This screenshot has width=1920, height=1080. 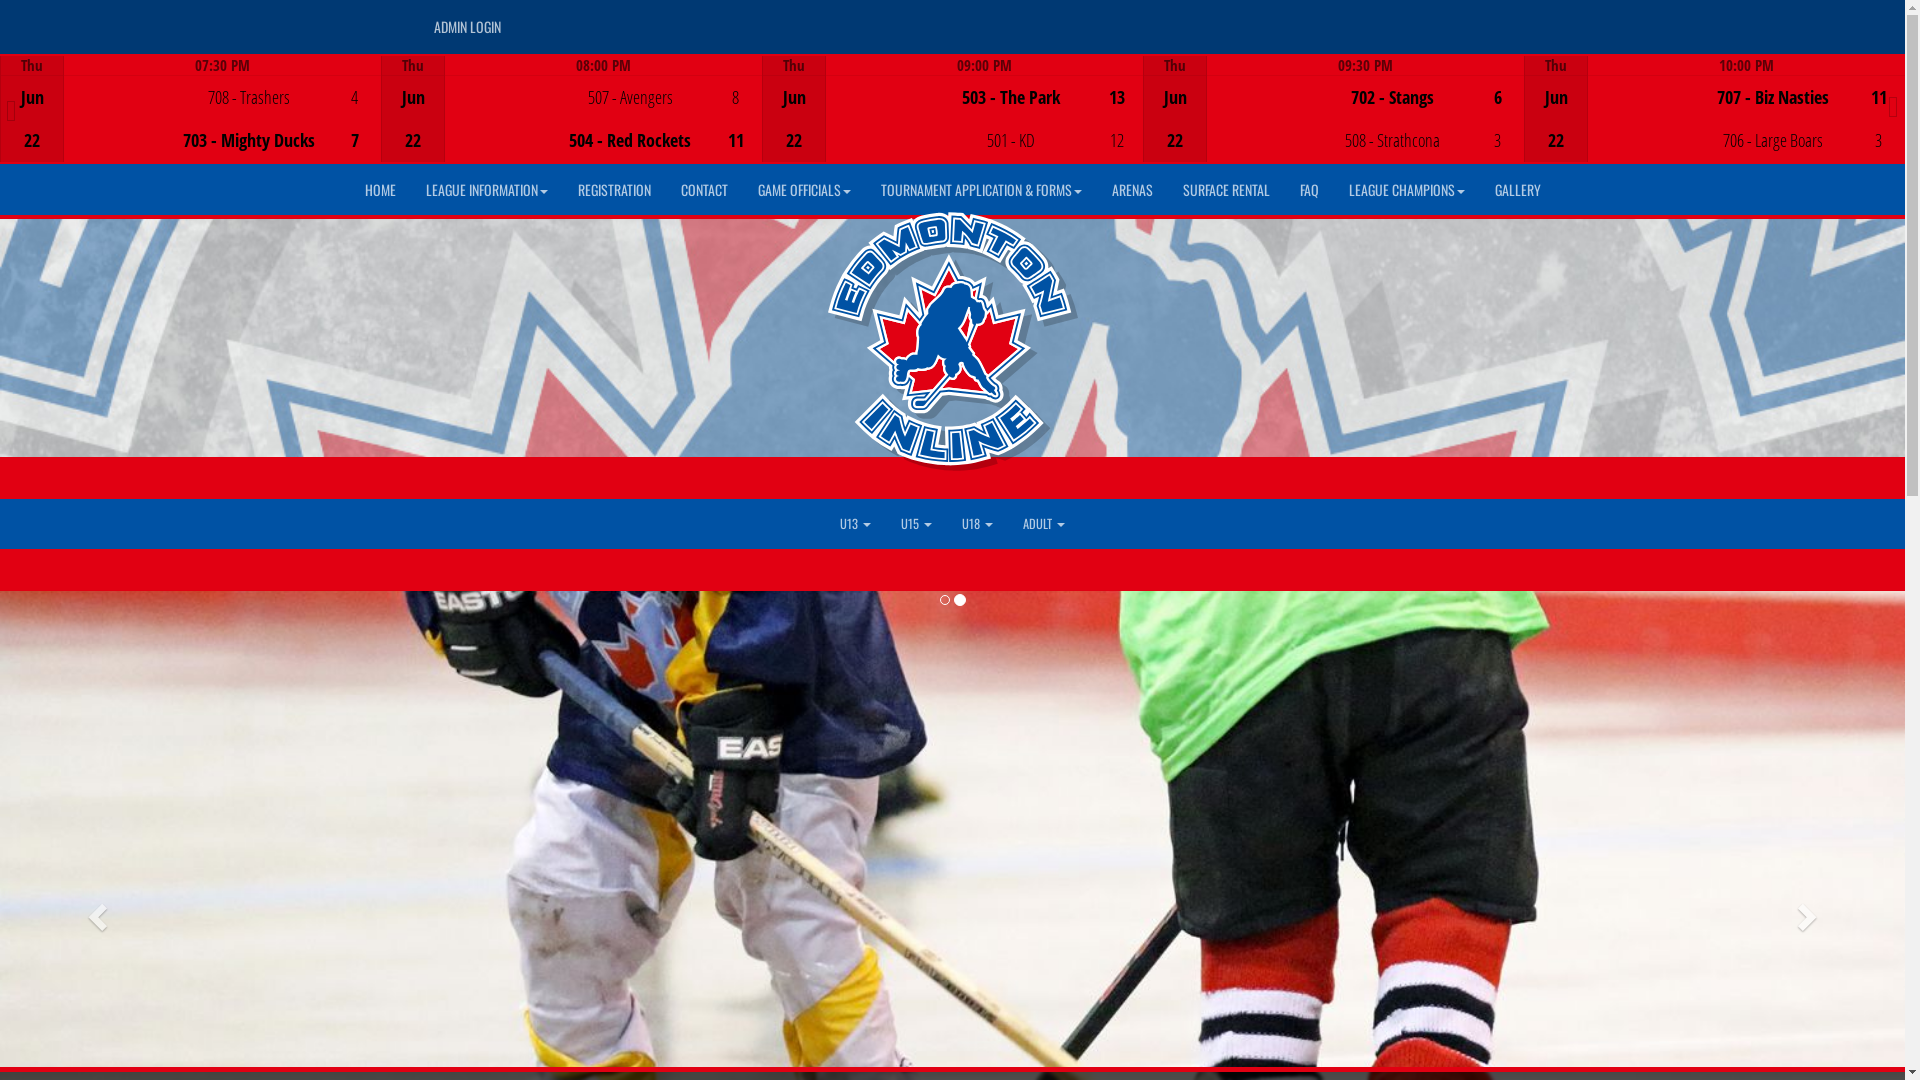 I want to click on 'U15', so click(x=915, y=523).